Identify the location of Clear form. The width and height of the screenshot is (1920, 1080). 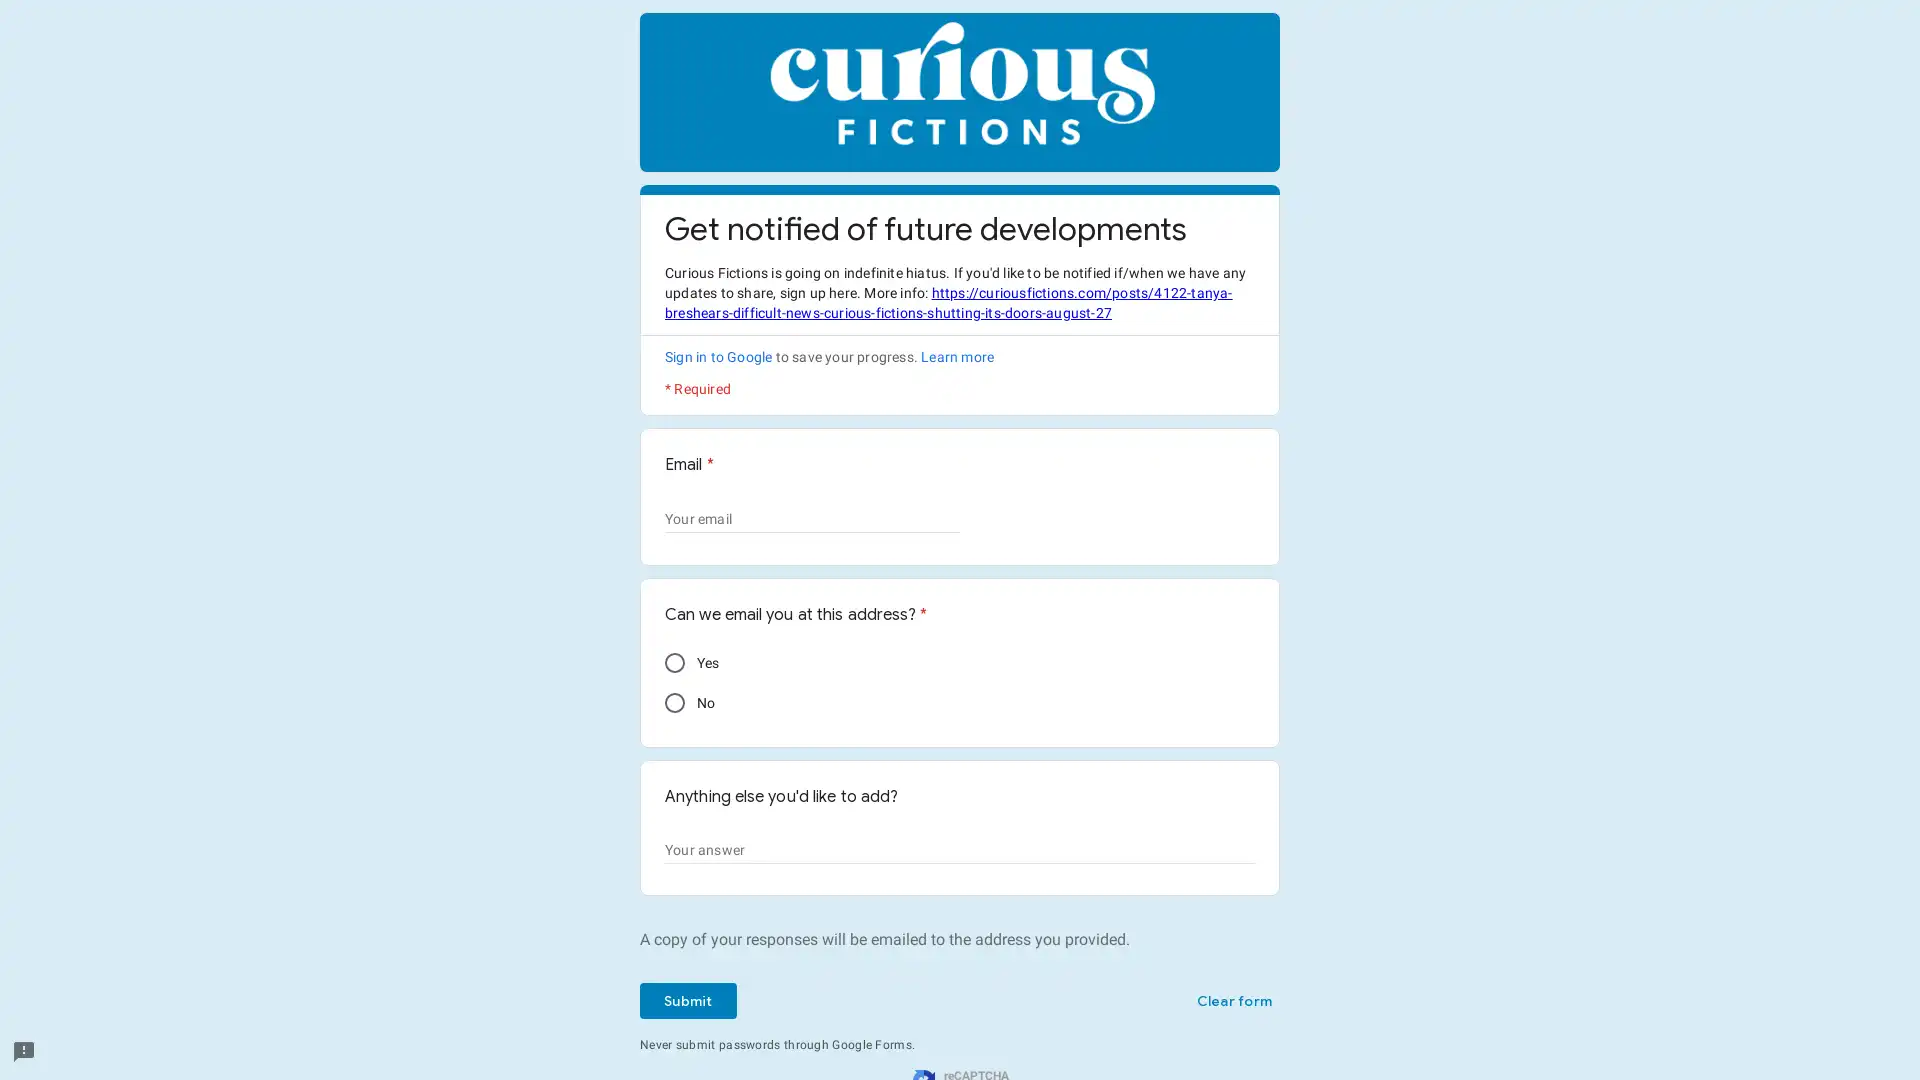
(1232, 1001).